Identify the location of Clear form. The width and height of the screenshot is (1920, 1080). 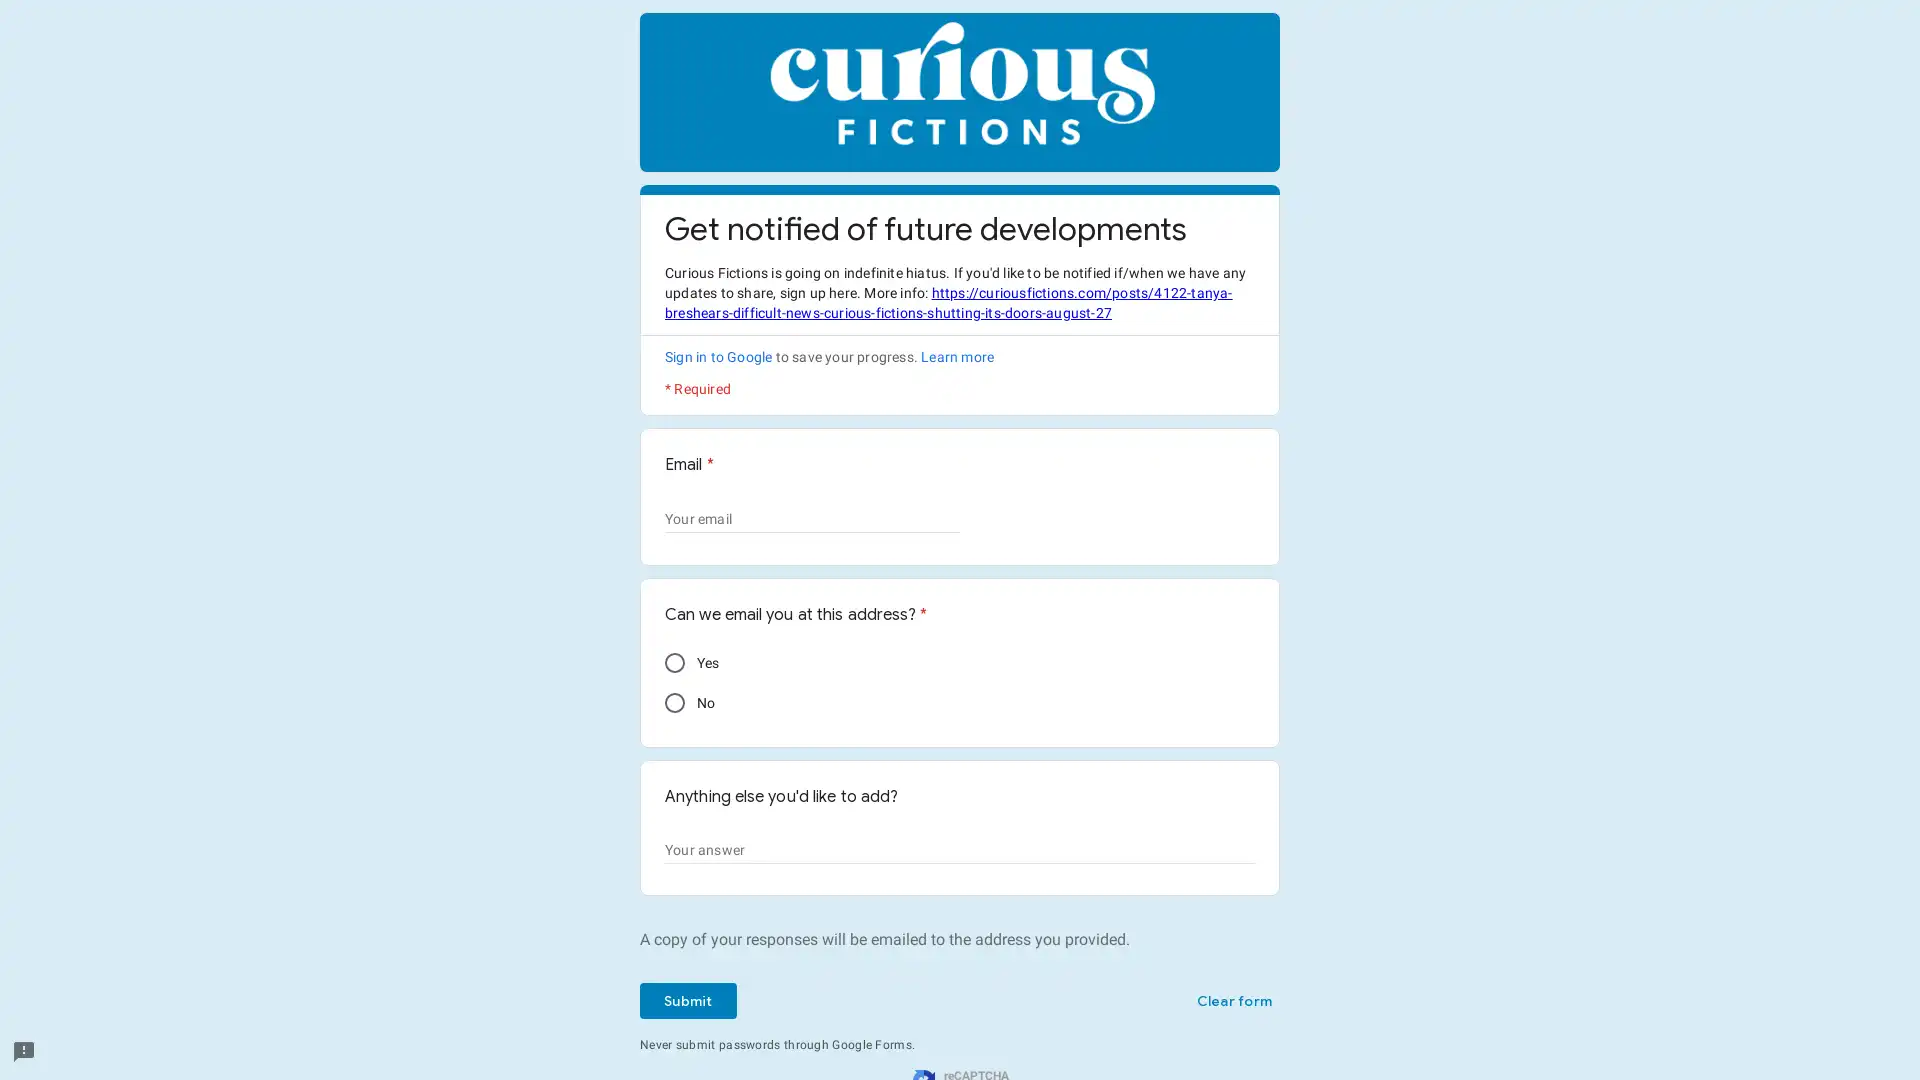
(1232, 1001).